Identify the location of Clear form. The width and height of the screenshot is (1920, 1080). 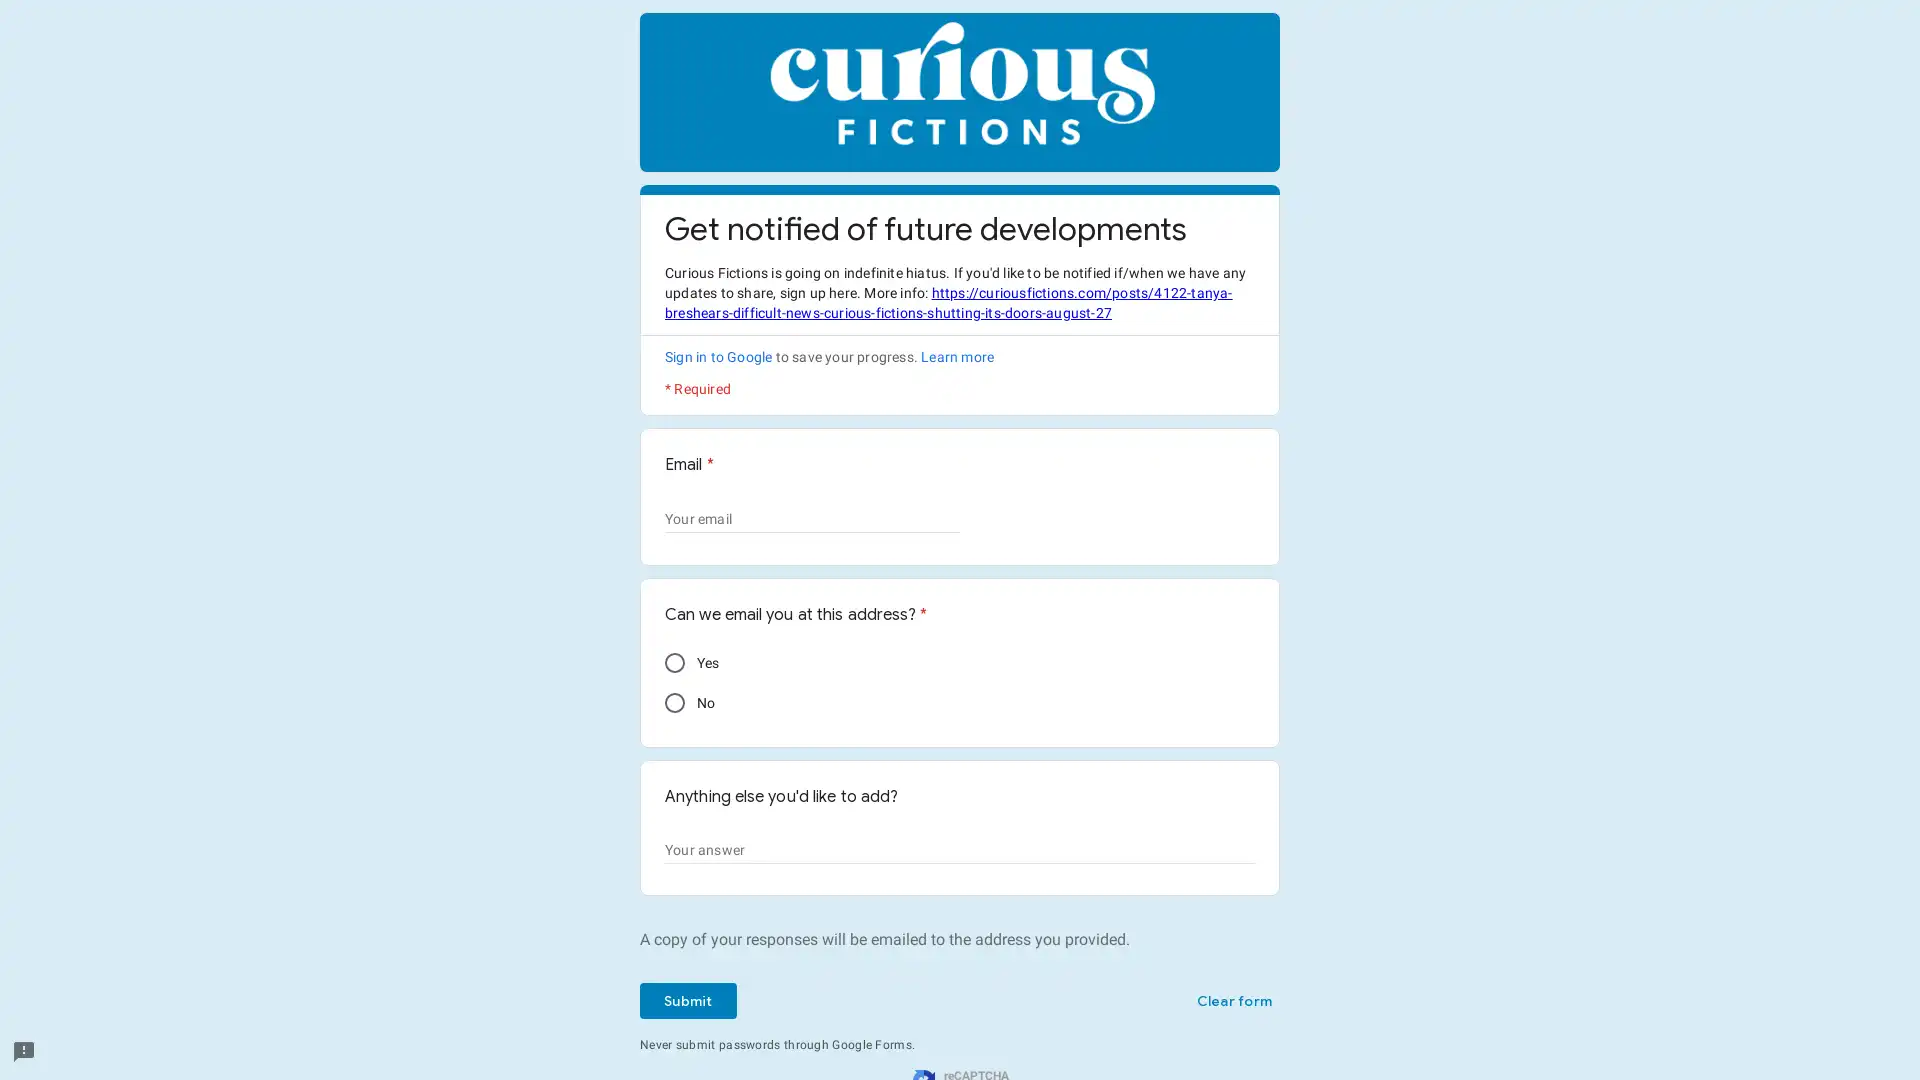
(1232, 1001).